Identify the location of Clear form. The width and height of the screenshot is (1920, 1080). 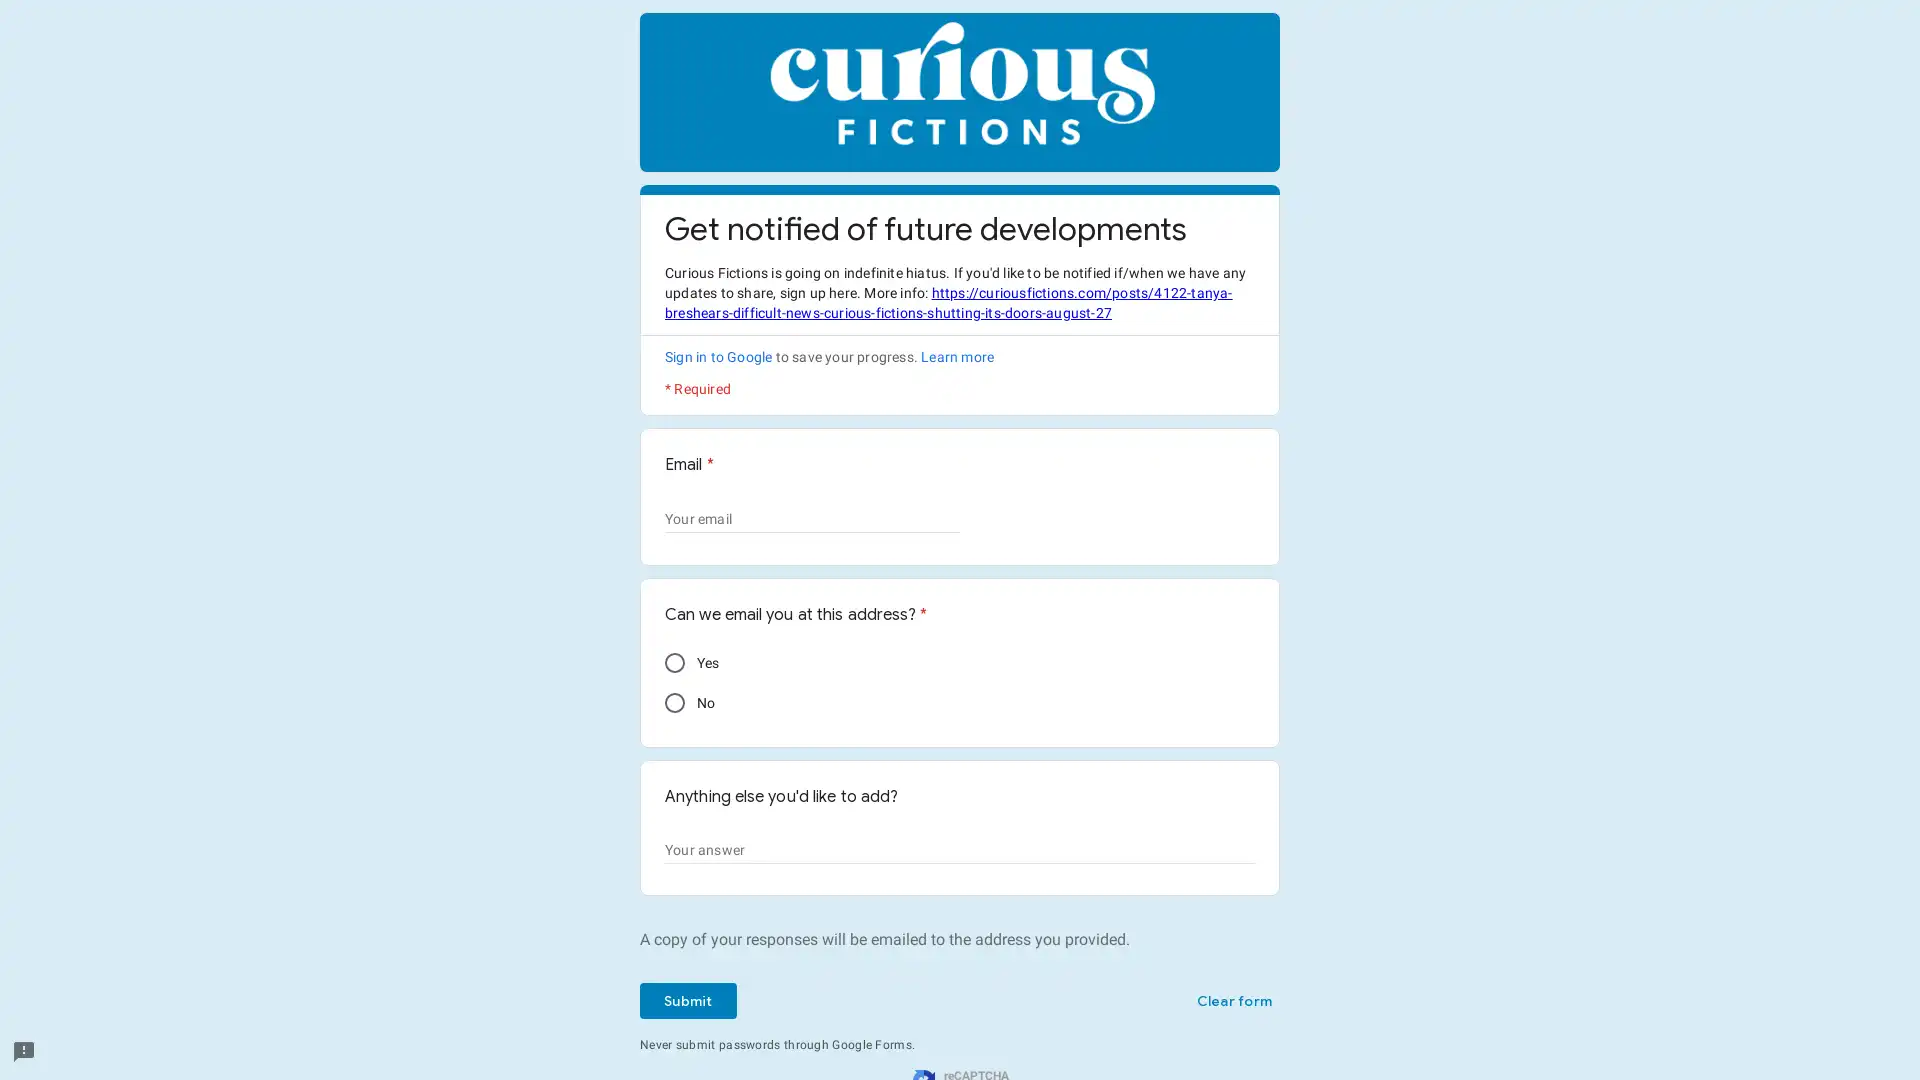
(1232, 1001).